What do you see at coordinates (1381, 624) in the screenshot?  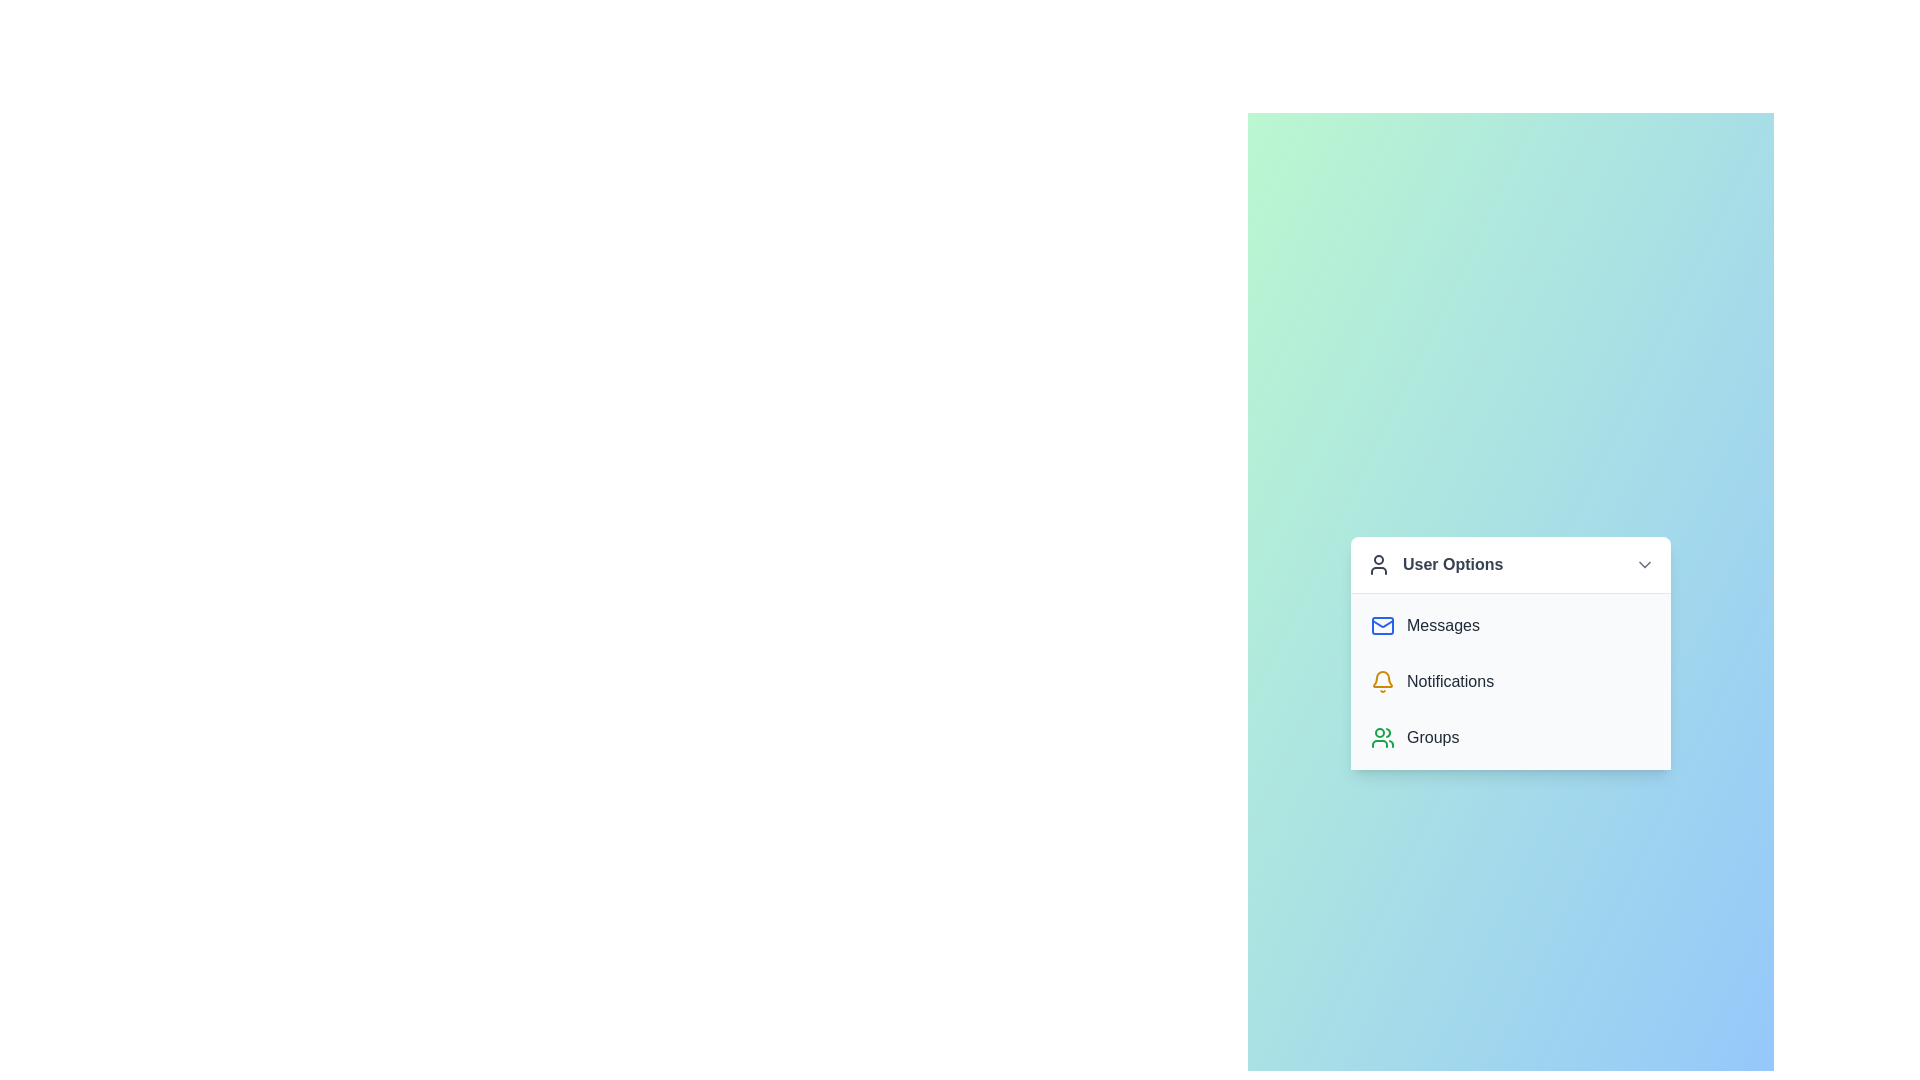 I see `the envelope icon within the 'User Options' dropdown menu for visual feedback` at bounding box center [1381, 624].